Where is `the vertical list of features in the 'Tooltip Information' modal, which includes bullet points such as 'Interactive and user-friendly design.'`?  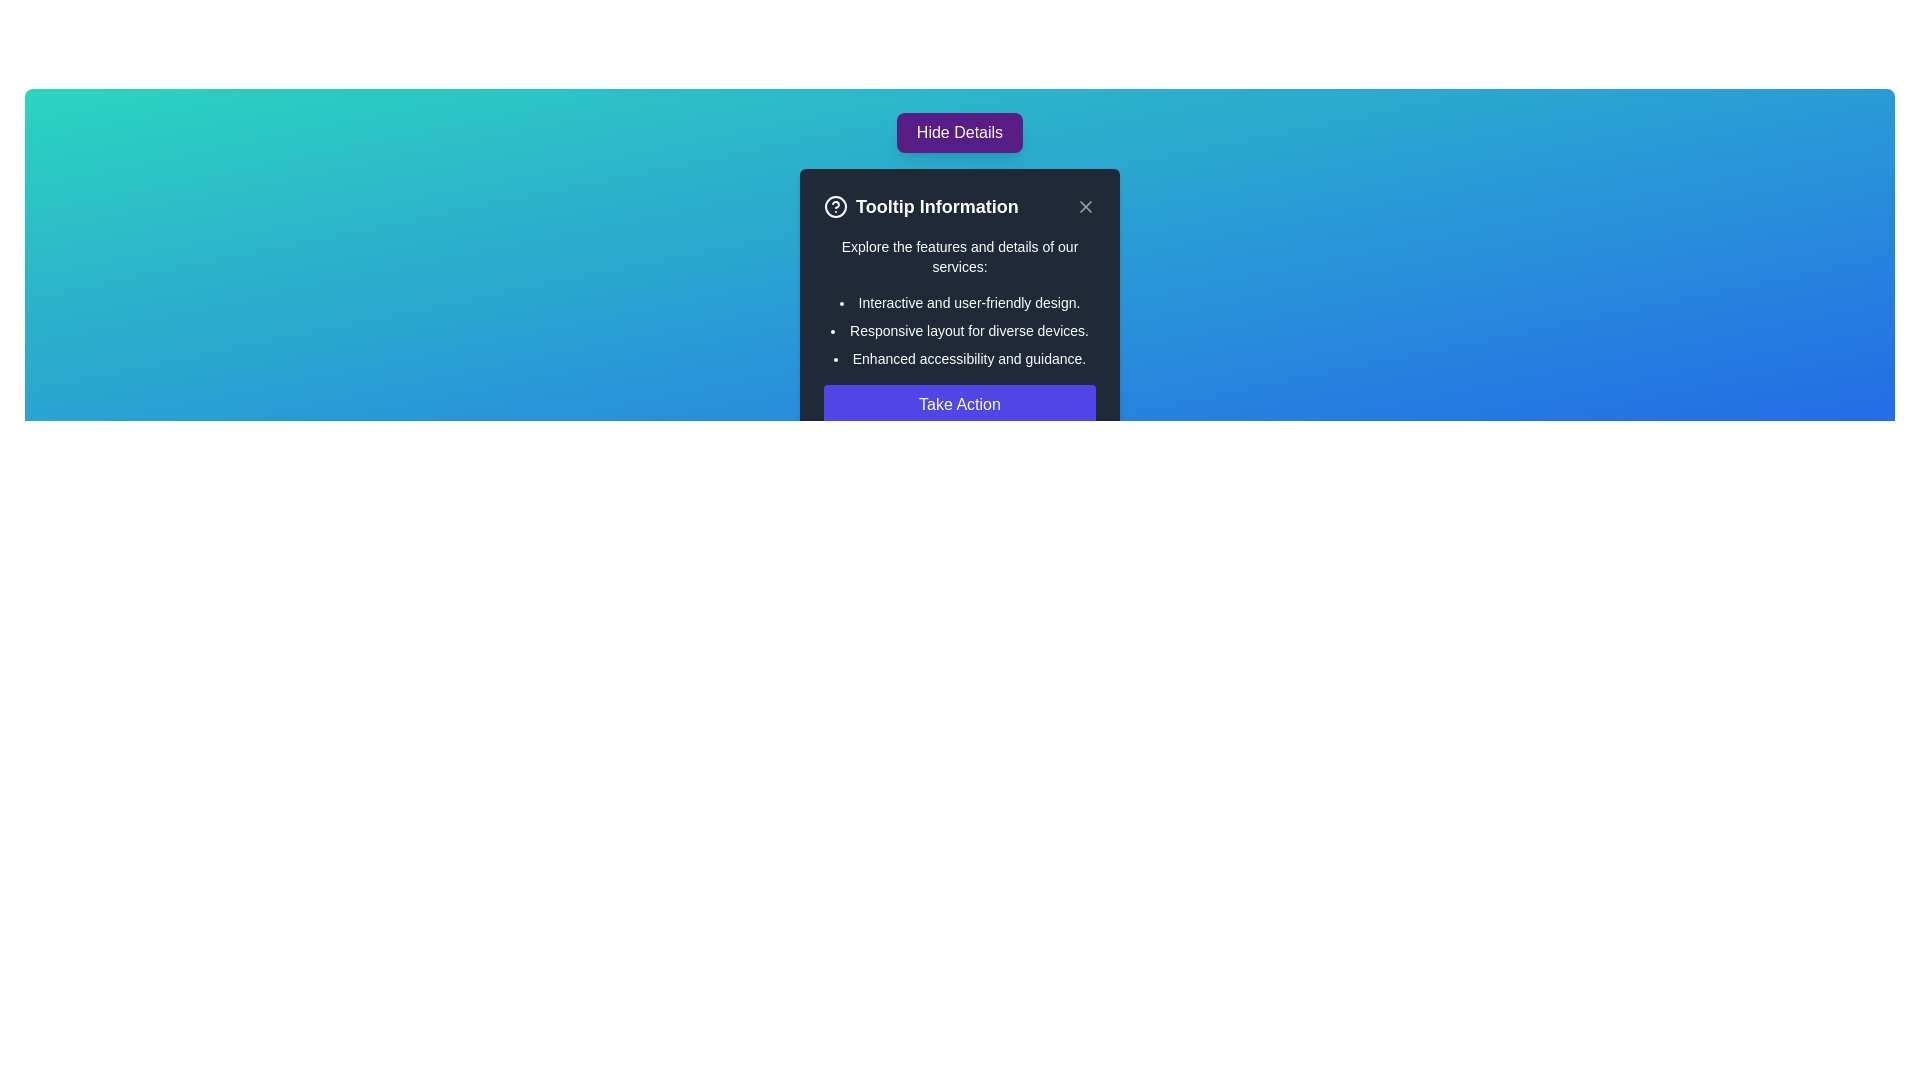
the vertical list of features in the 'Tooltip Information' modal, which includes bullet points such as 'Interactive and user-friendly design.' is located at coordinates (960, 330).